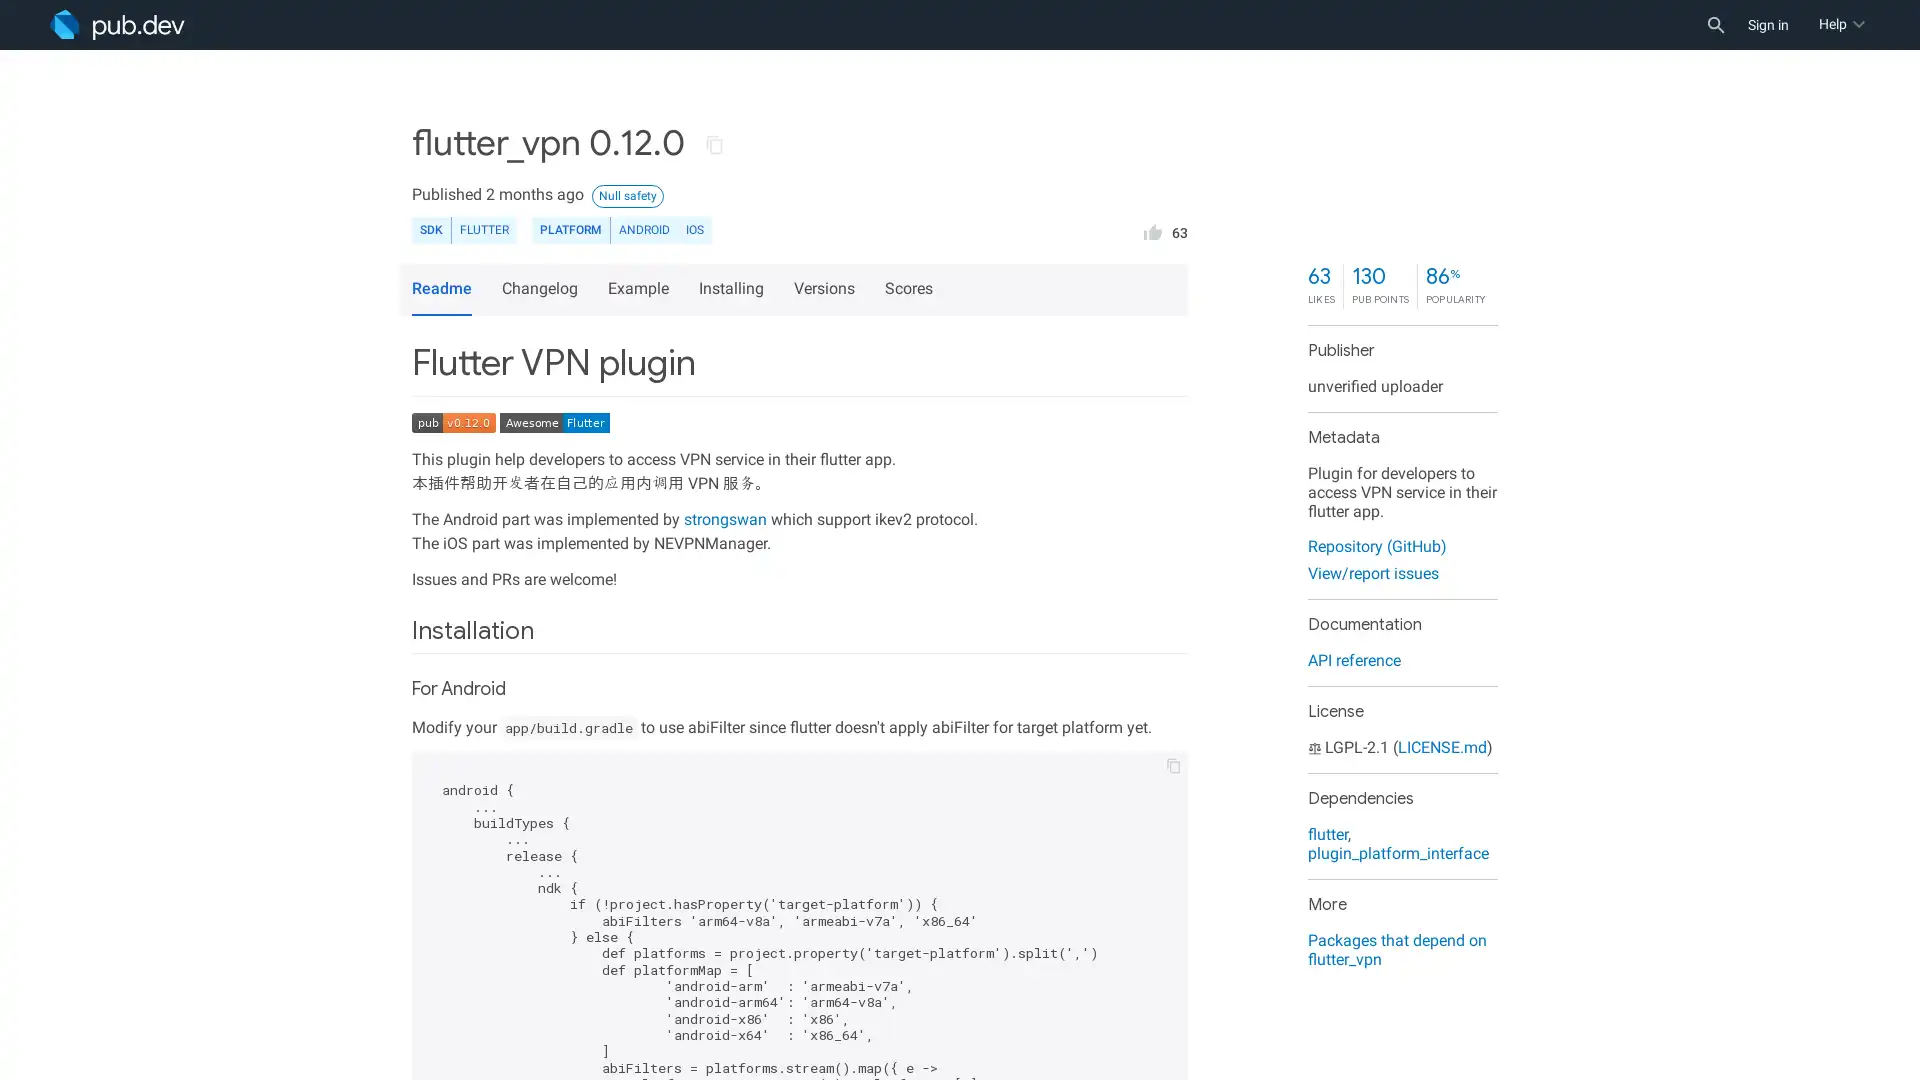  Describe the element at coordinates (641, 289) in the screenshot. I see `Example` at that location.